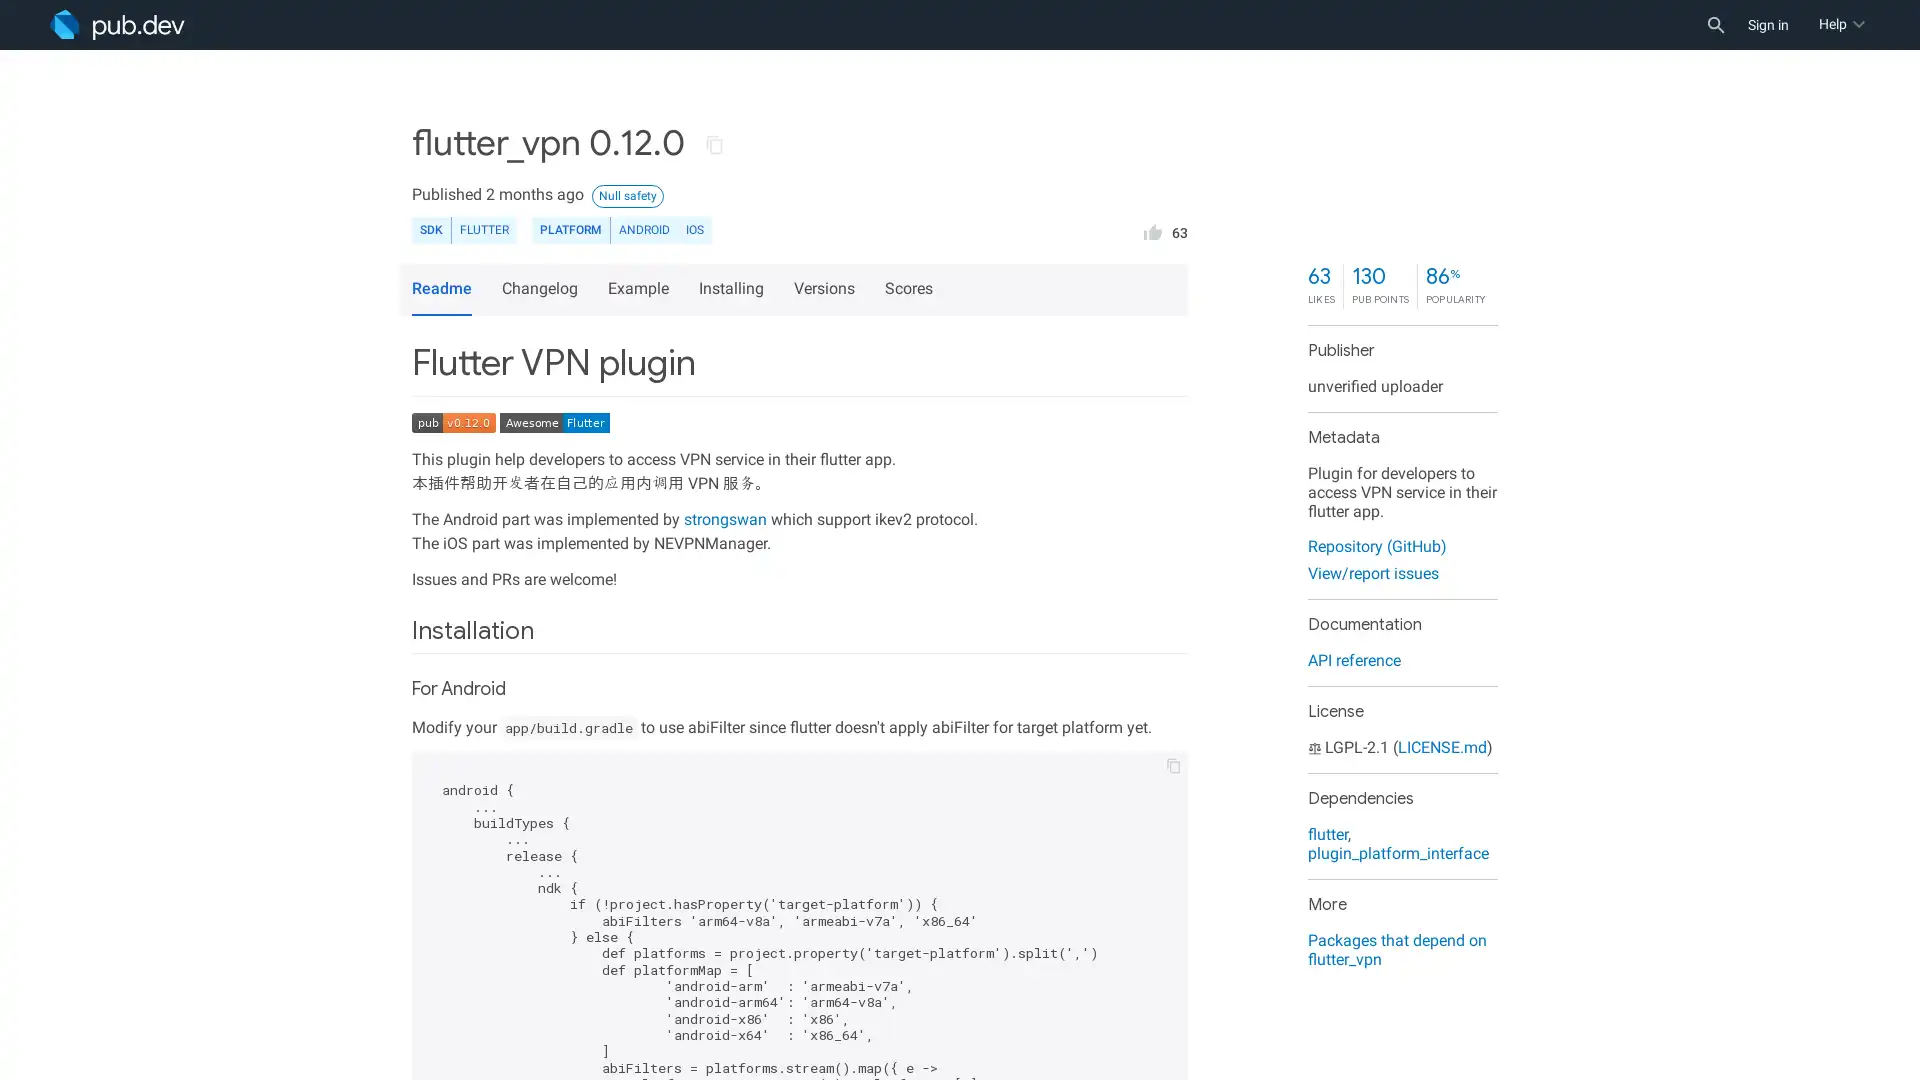  Describe the element at coordinates (641, 289) in the screenshot. I see `Example` at that location.